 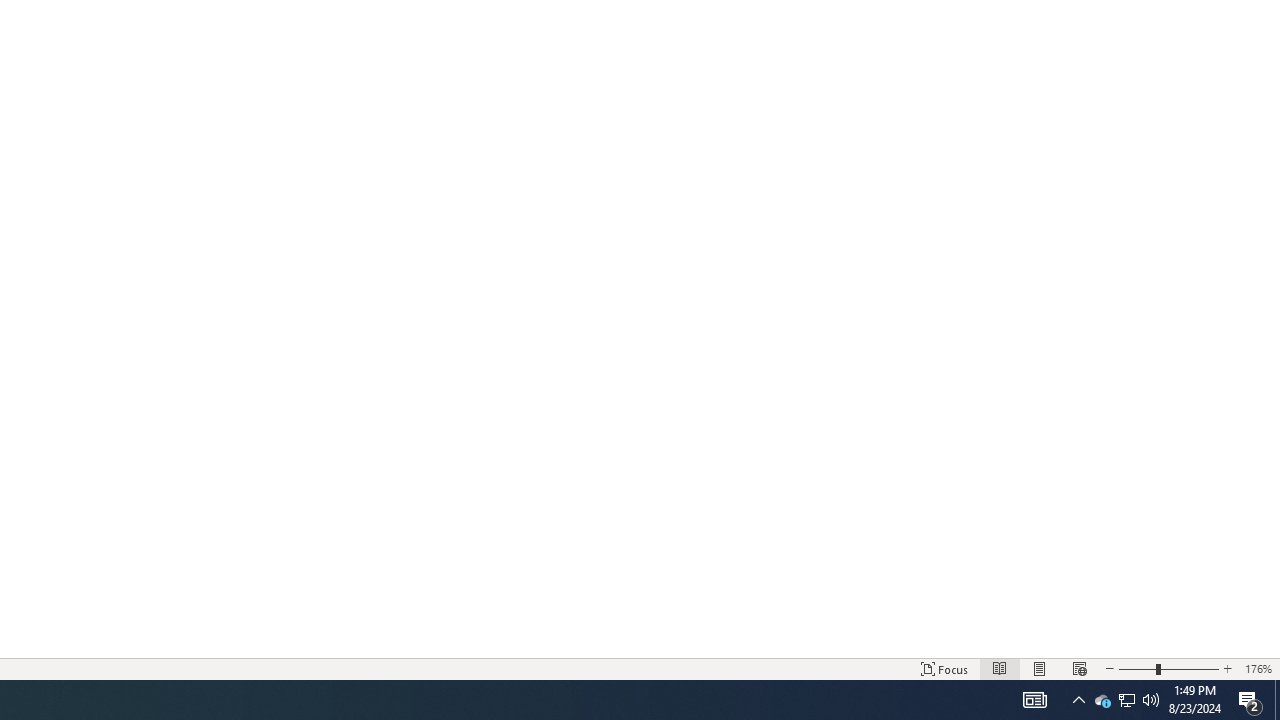 What do you see at coordinates (943, 669) in the screenshot?
I see `'Focus '` at bounding box center [943, 669].